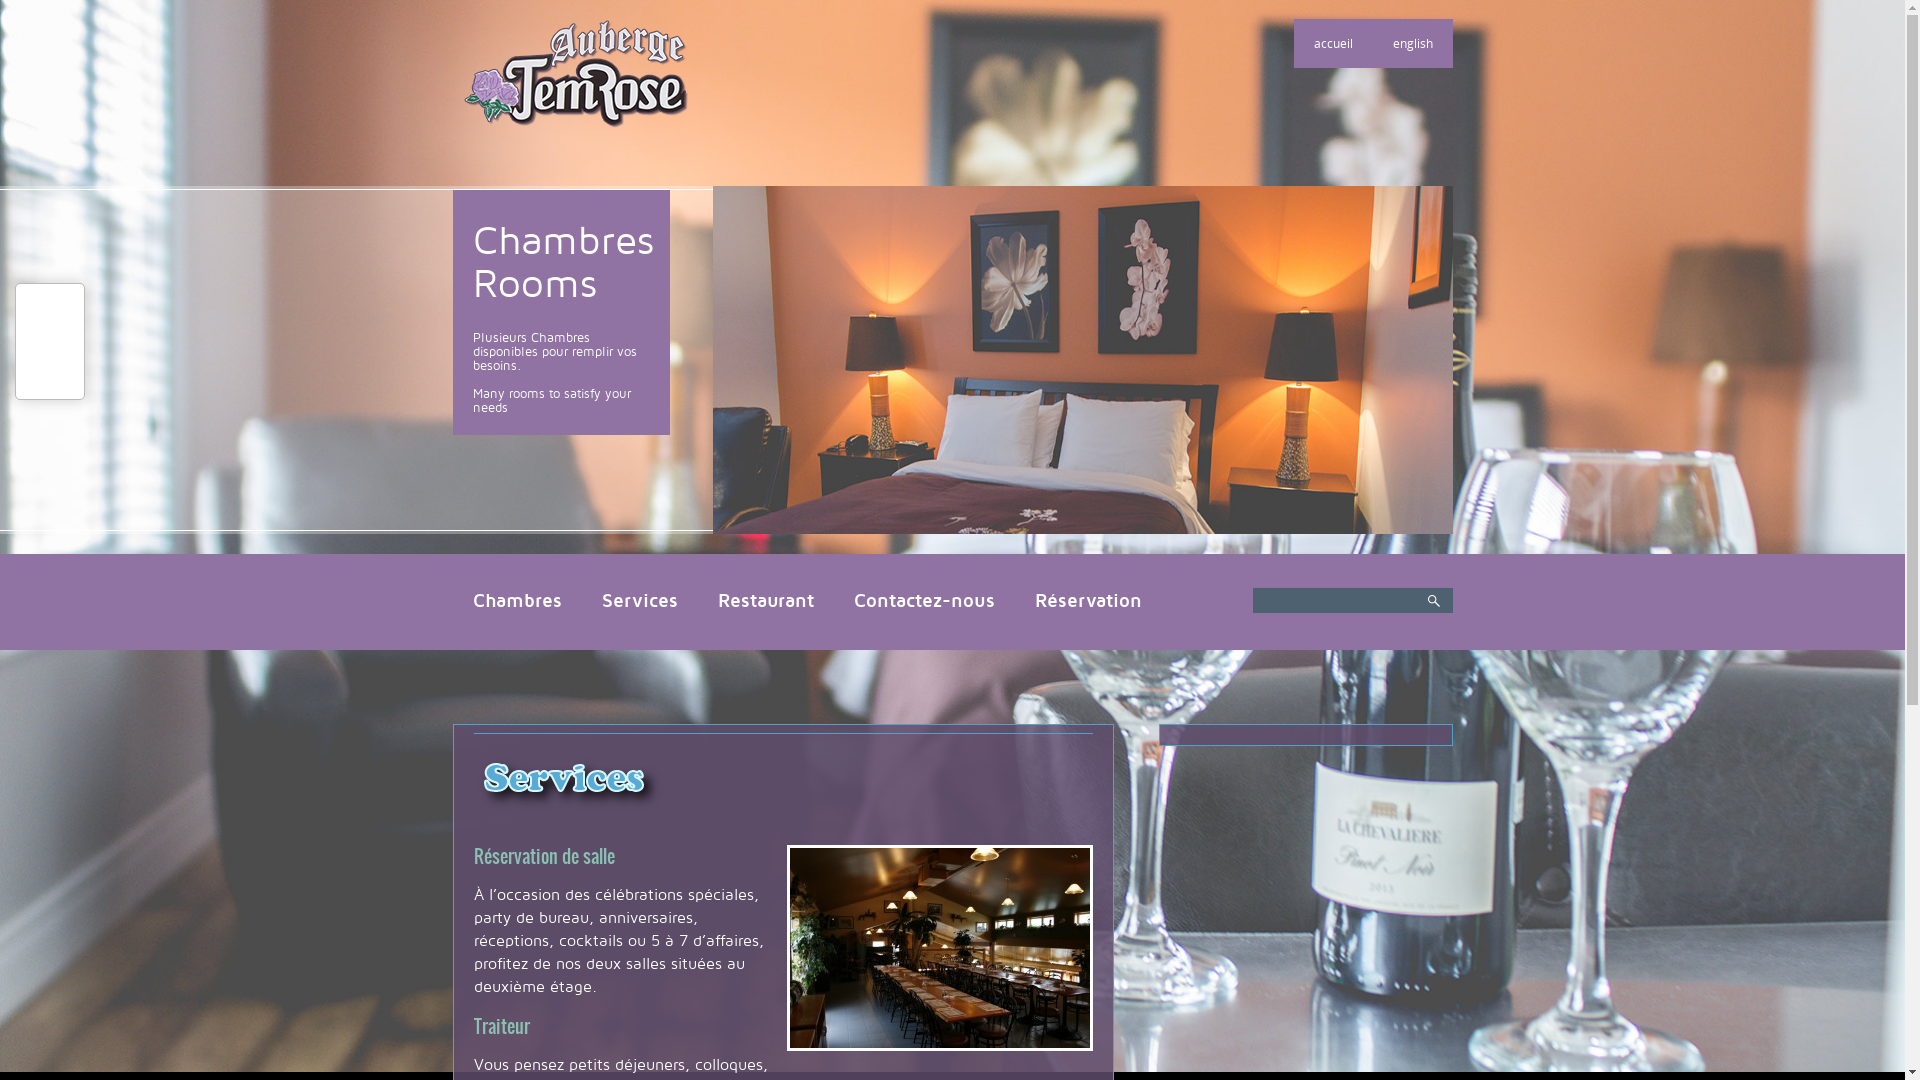 The height and width of the screenshot is (1080, 1920). Describe the element at coordinates (575, 73) in the screenshot. I see `'Auberge TemRose'` at that location.